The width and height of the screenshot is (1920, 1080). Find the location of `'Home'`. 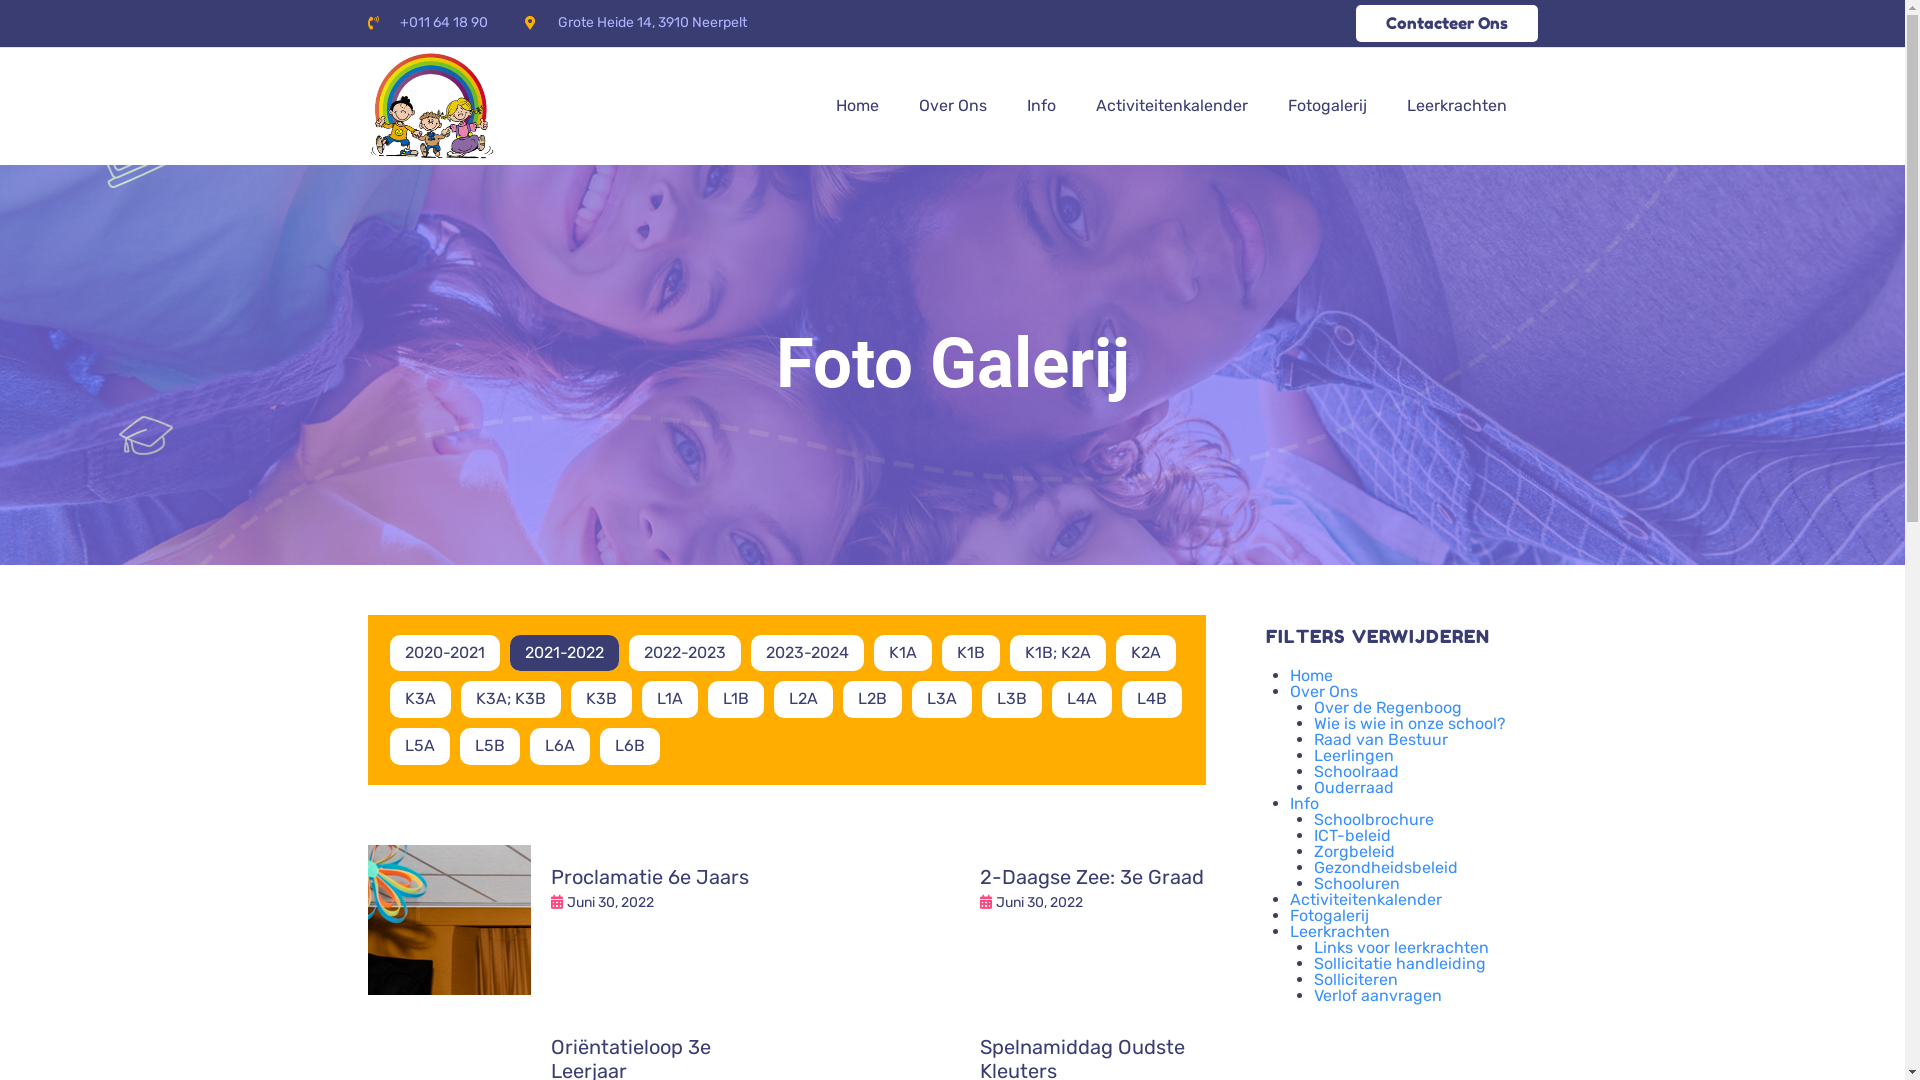

'Home' is located at coordinates (857, 105).